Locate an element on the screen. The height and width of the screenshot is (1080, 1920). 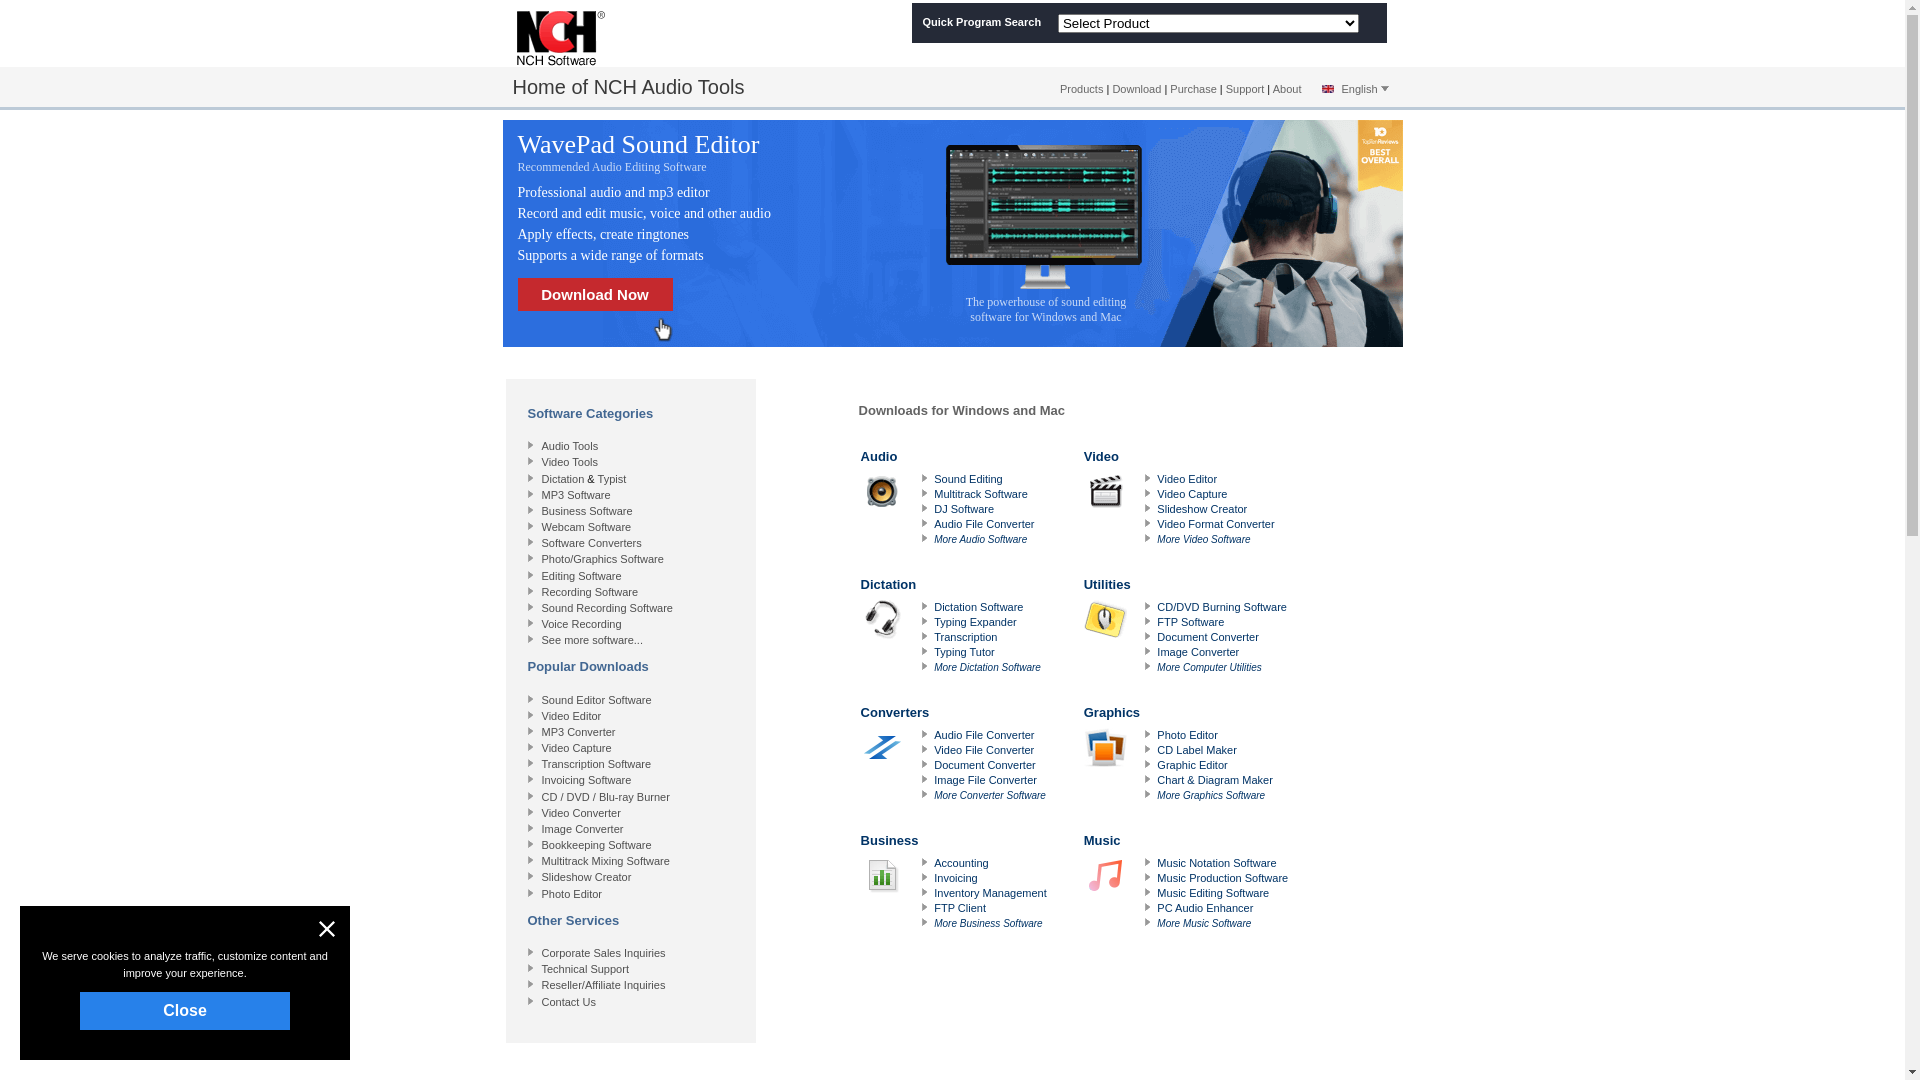
'Document Converter' is located at coordinates (1207, 636).